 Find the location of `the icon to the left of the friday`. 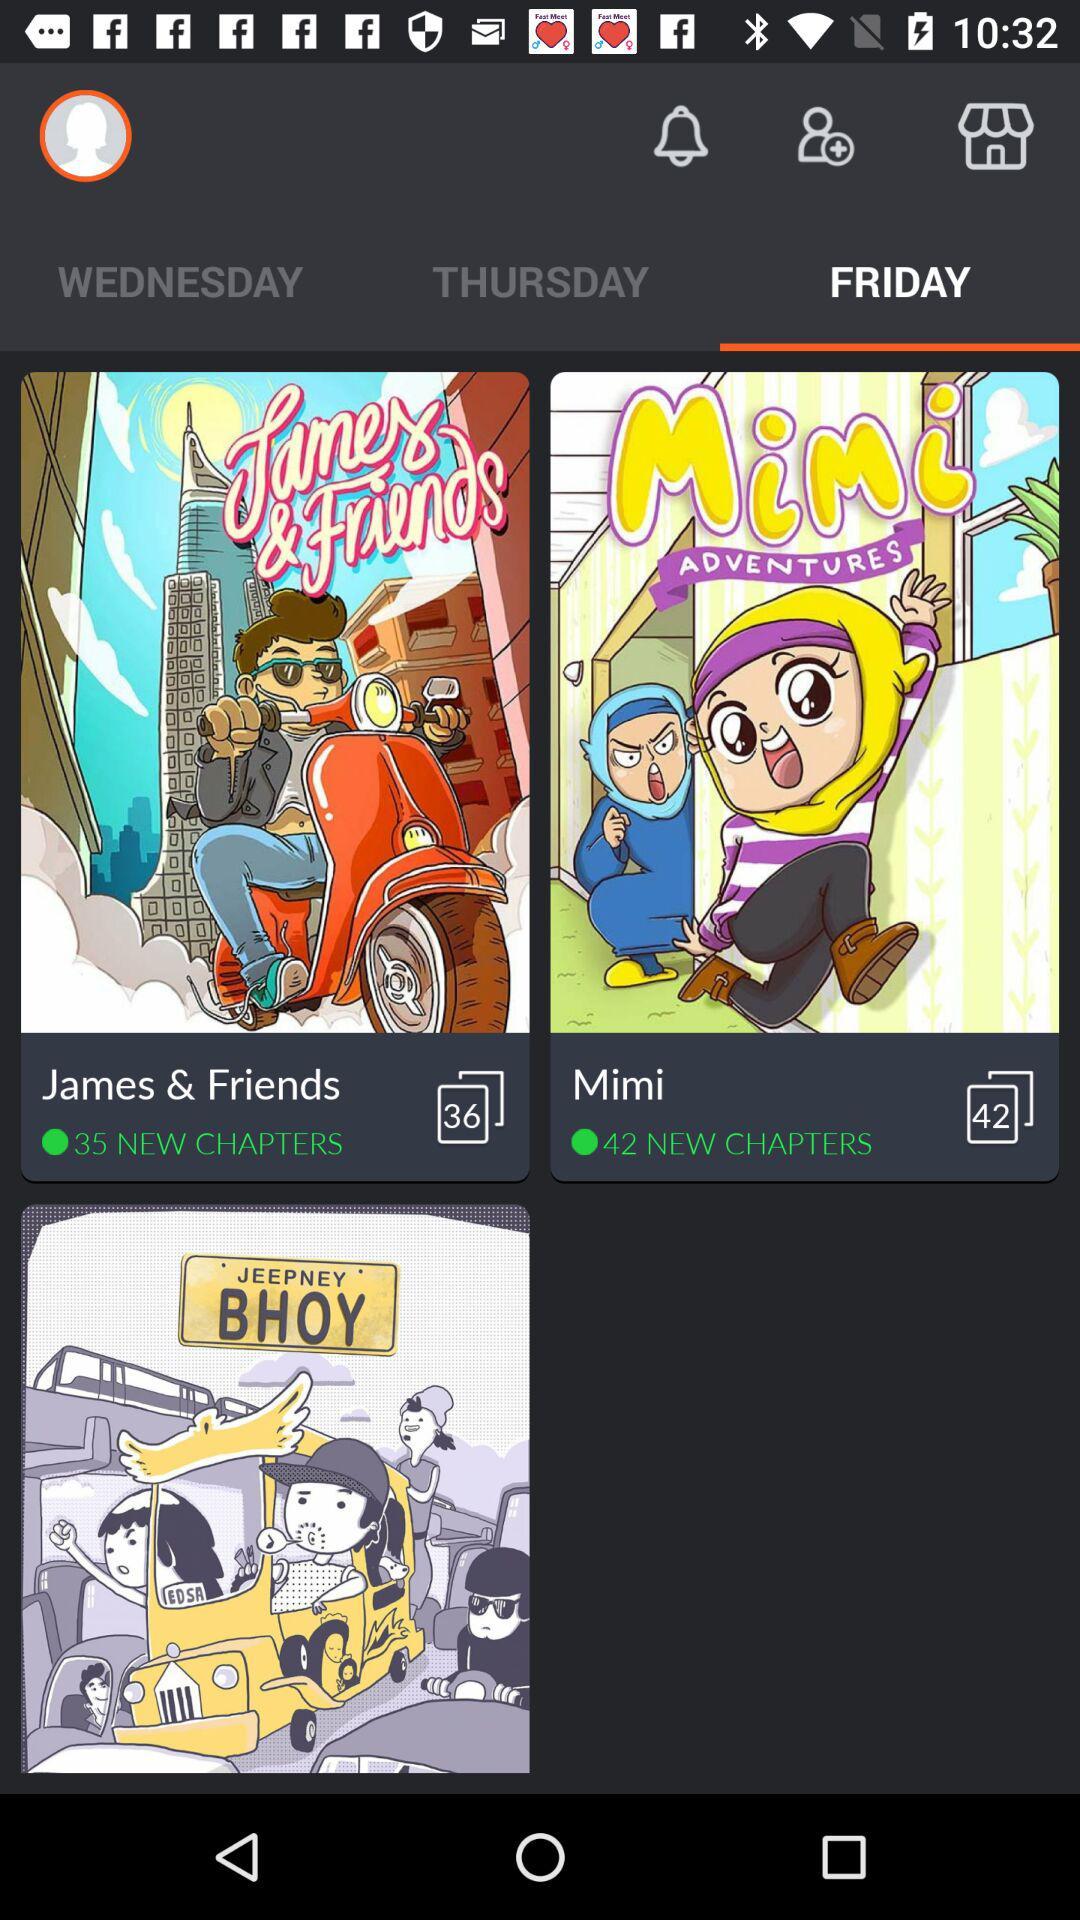

the icon to the left of the friday is located at coordinates (540, 279).